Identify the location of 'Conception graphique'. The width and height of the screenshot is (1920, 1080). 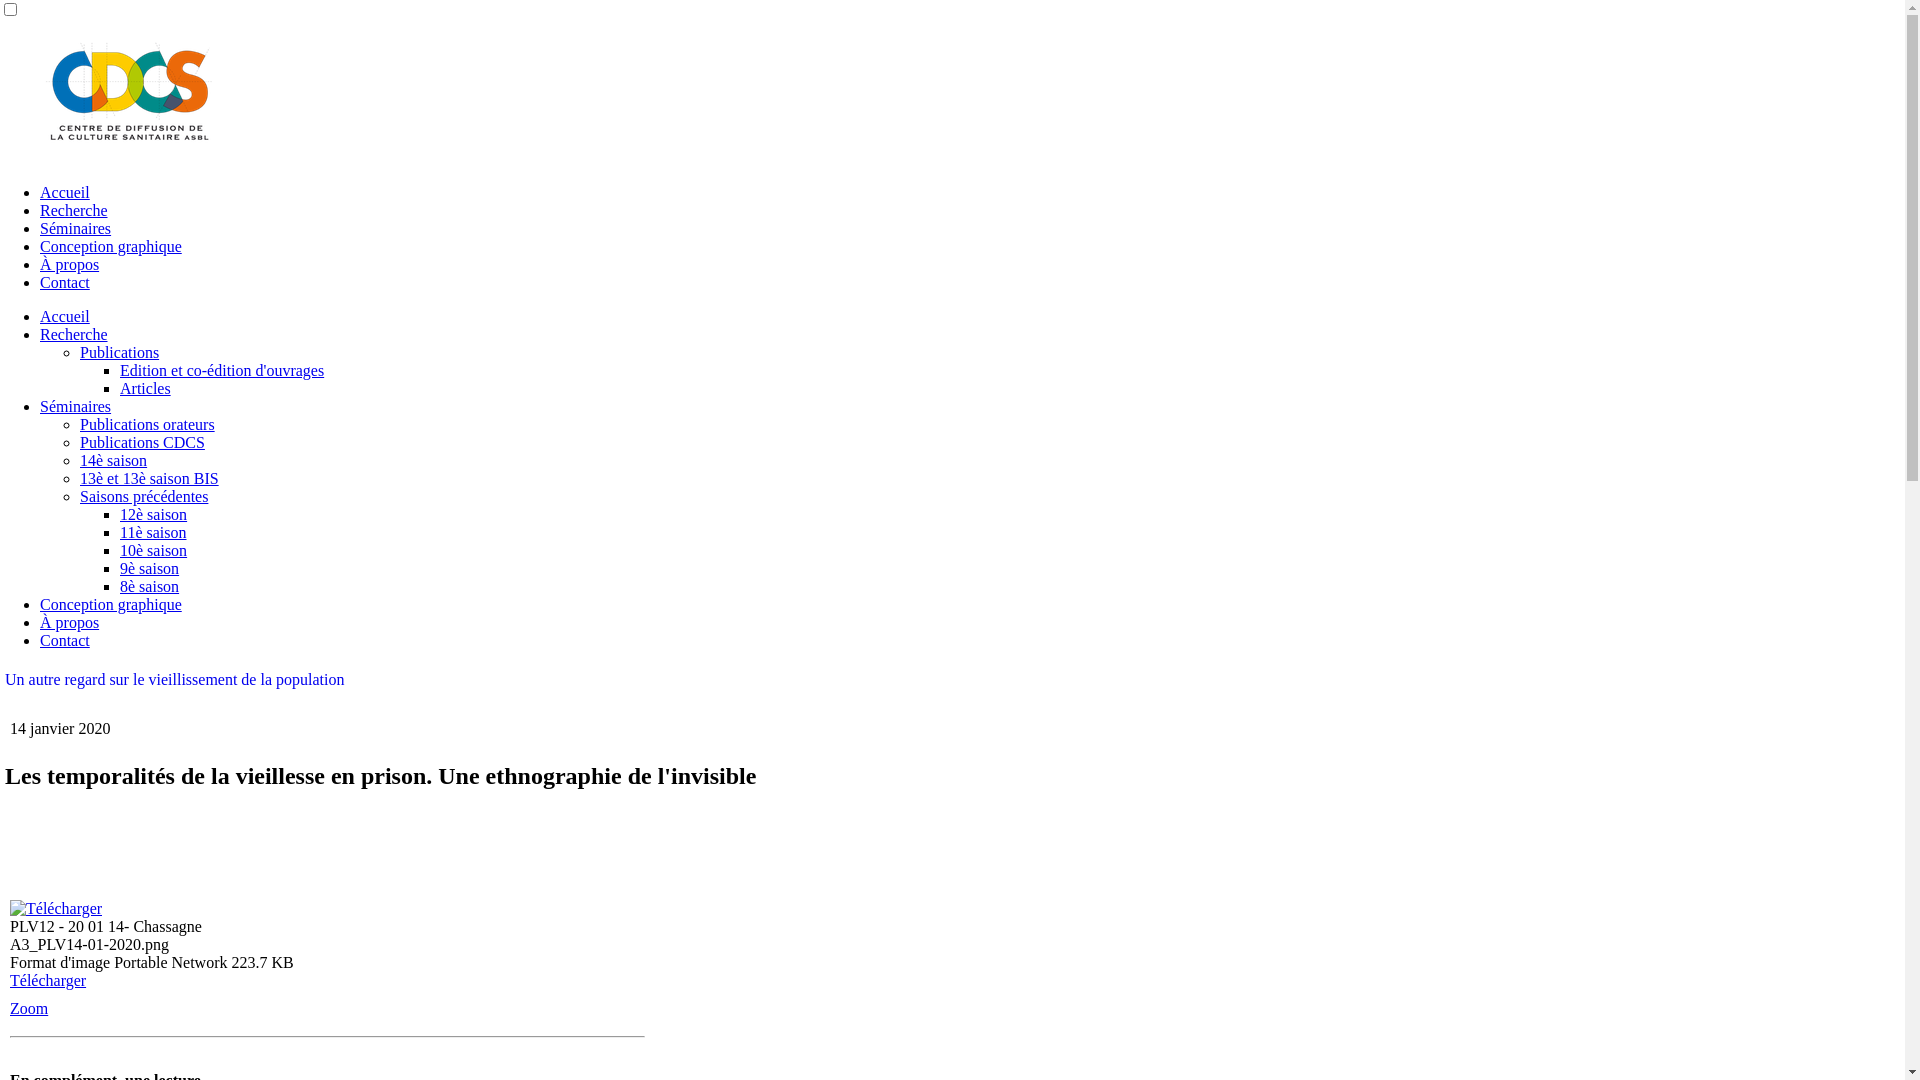
(39, 603).